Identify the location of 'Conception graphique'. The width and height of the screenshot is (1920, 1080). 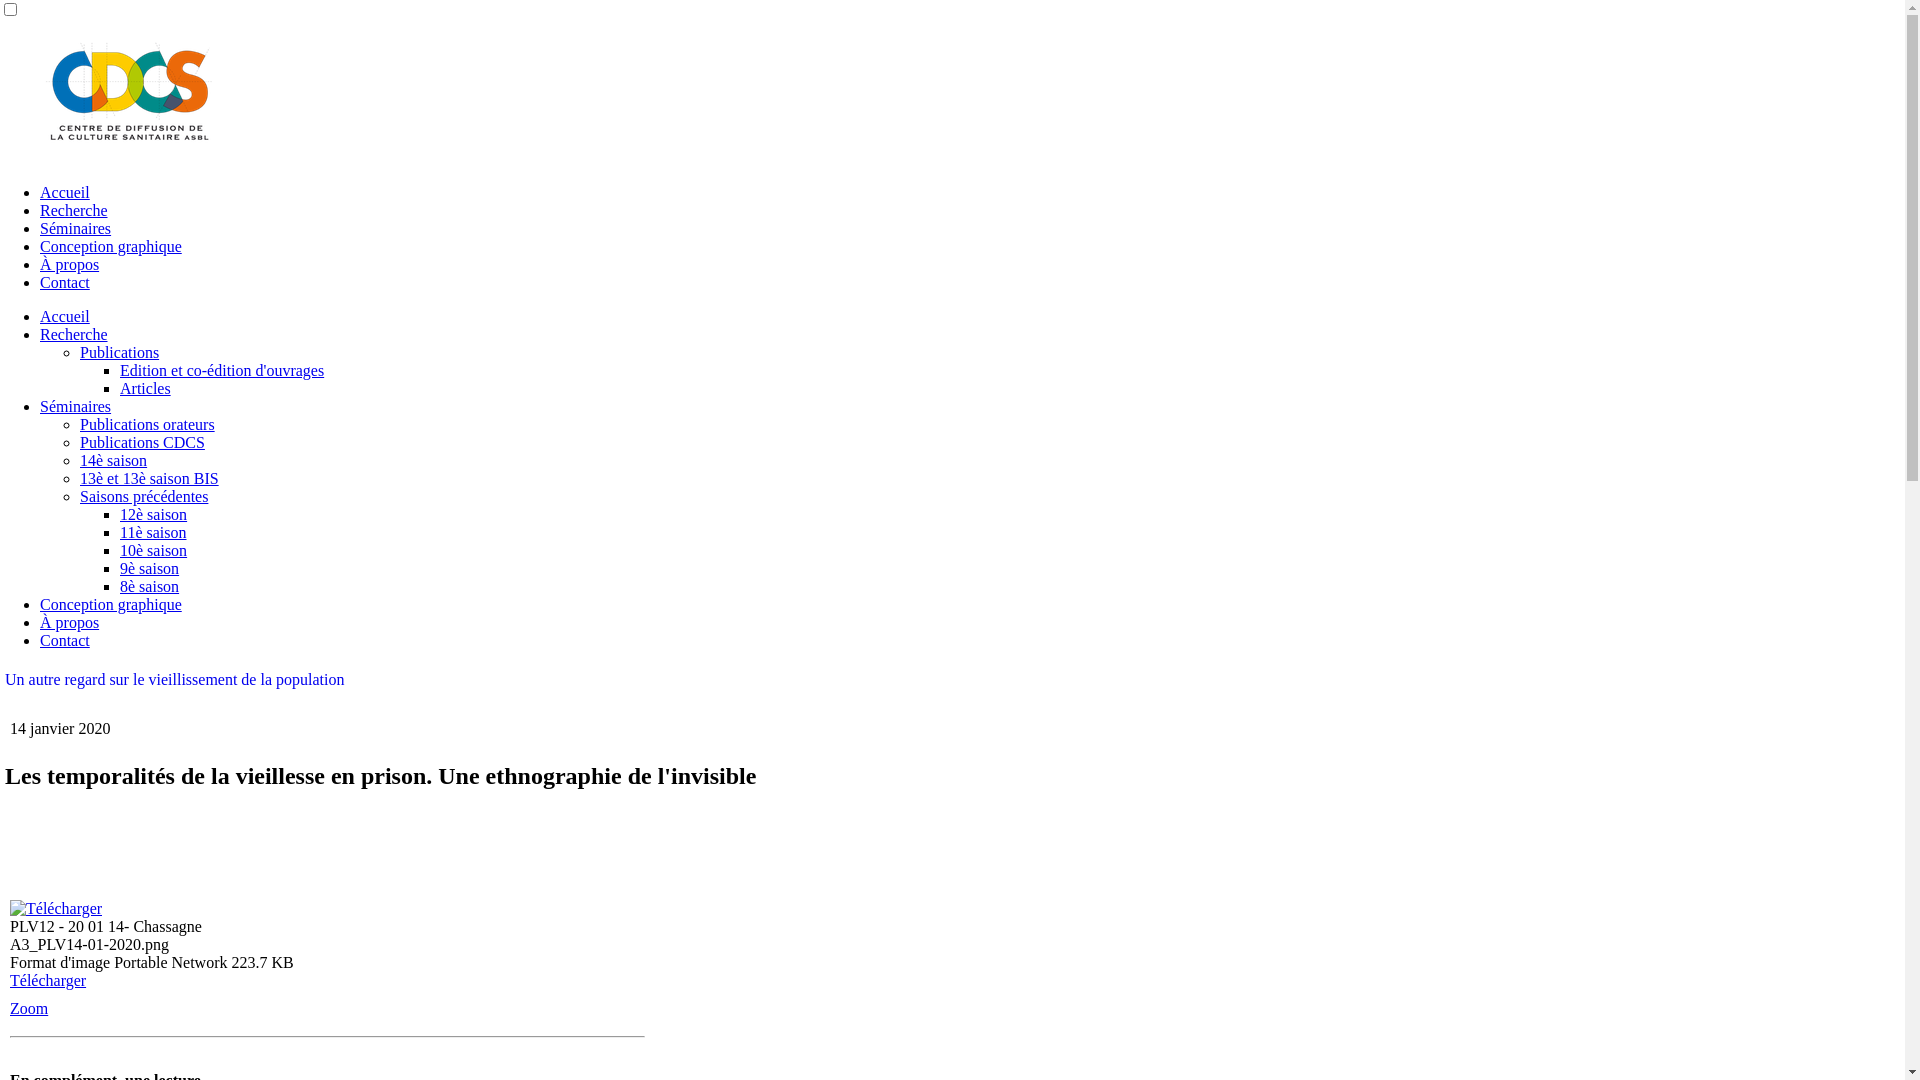
(39, 603).